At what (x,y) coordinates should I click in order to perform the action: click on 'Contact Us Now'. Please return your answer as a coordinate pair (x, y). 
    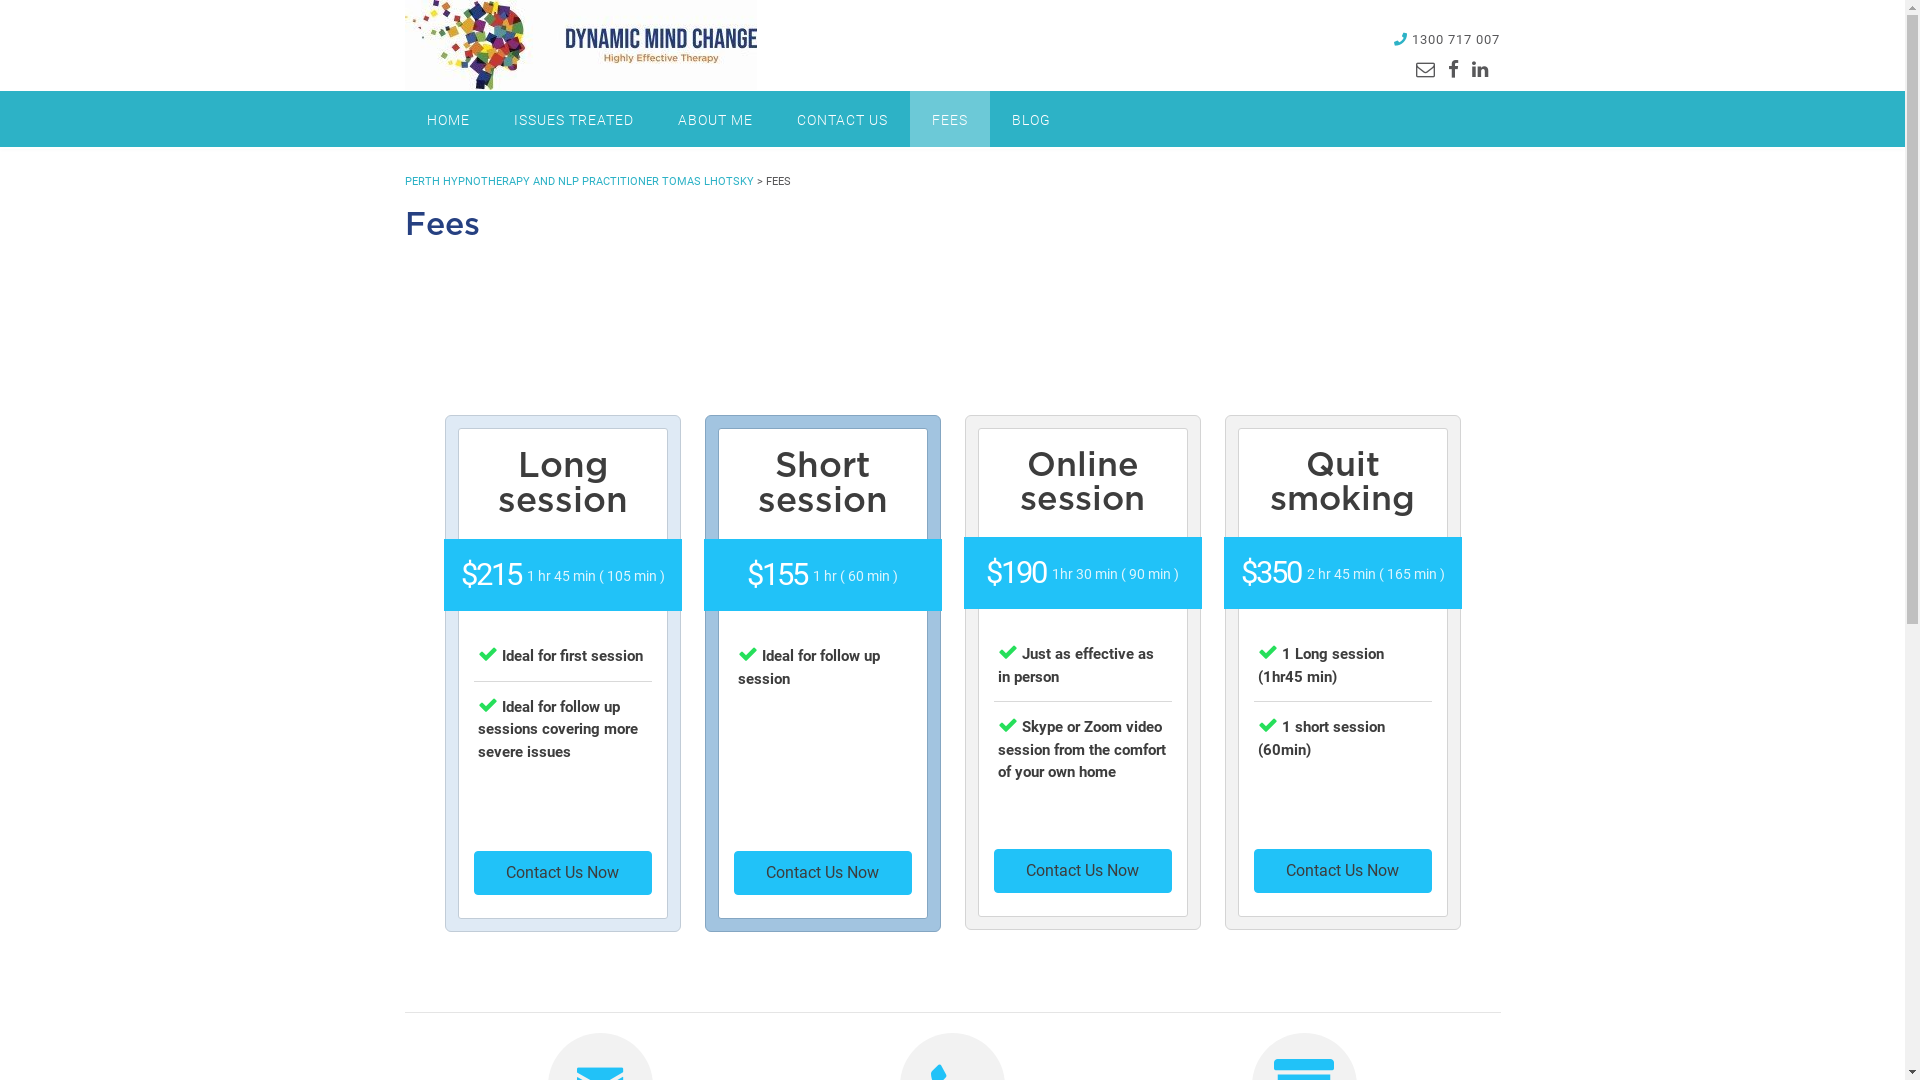
    Looking at the image, I should click on (561, 871).